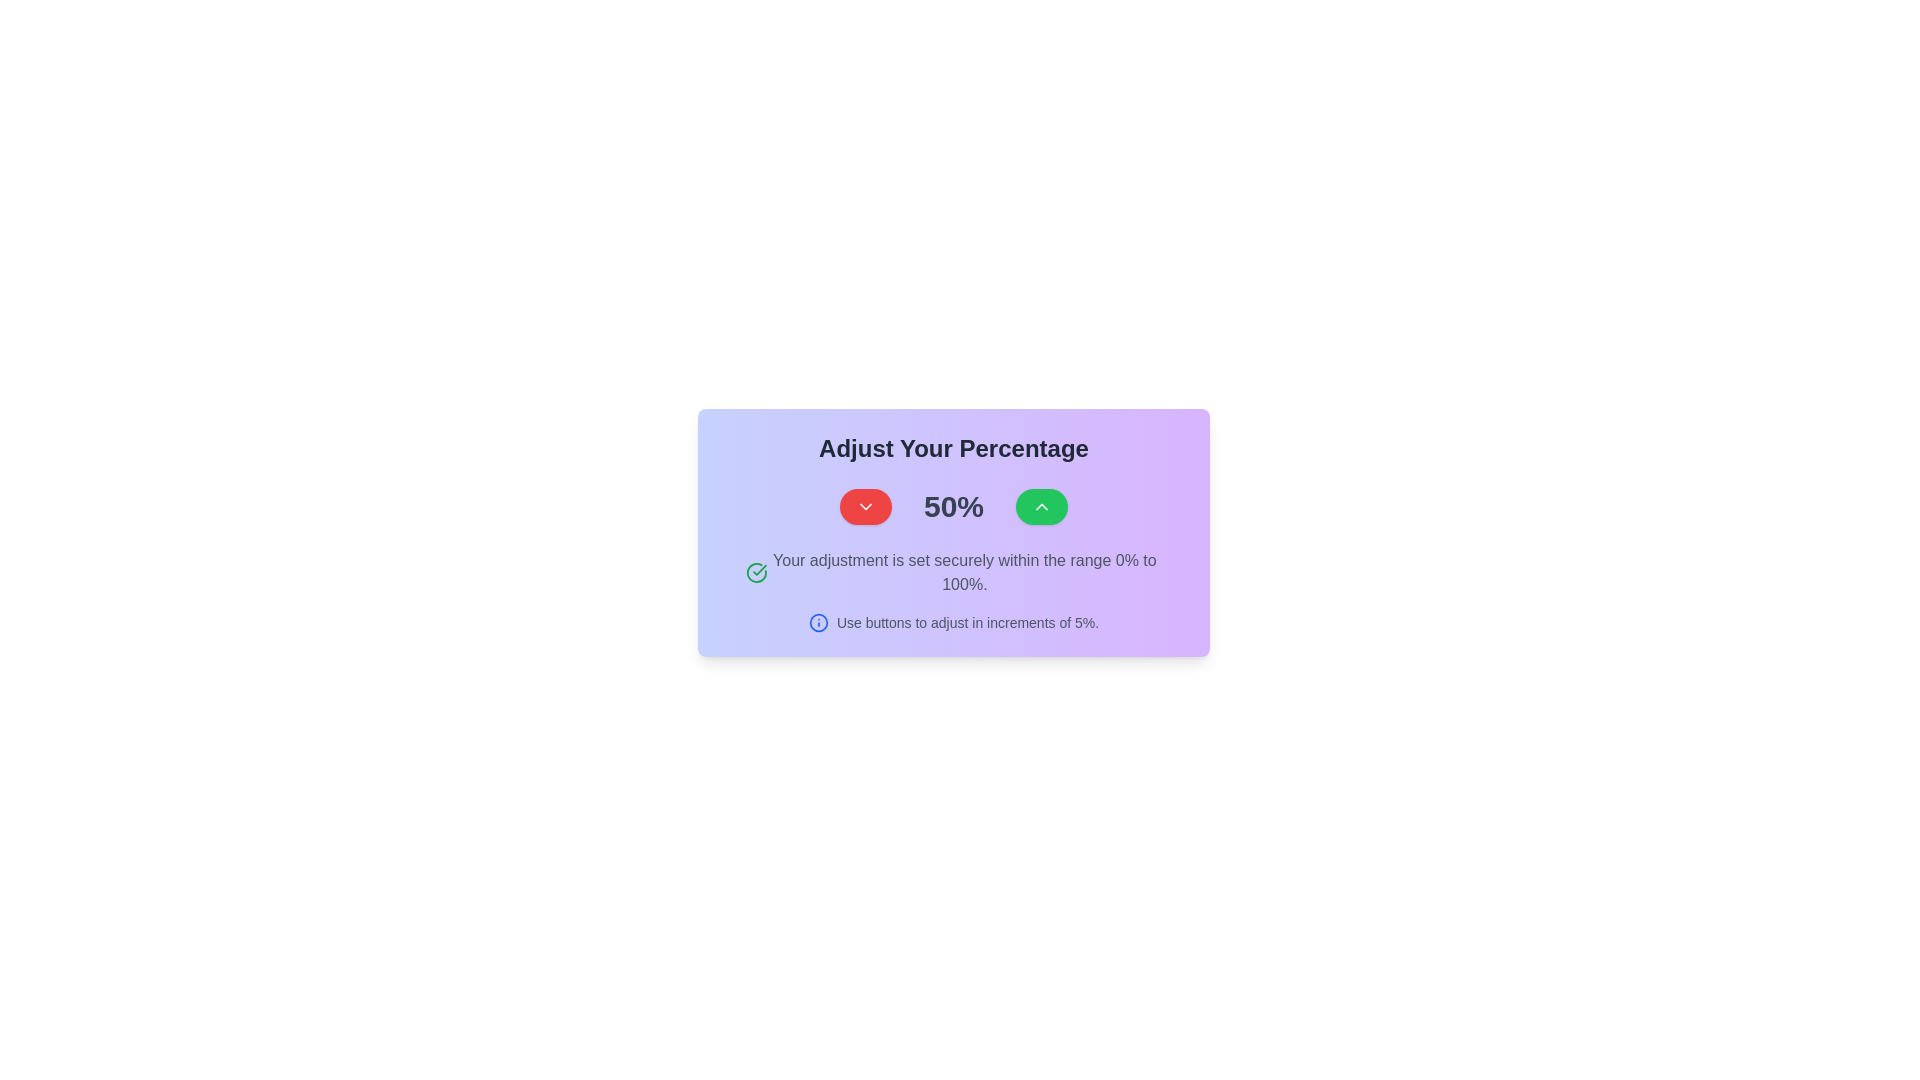  What do you see at coordinates (1040, 505) in the screenshot?
I see `the small green rounded button with a white upward-pointing chevron symbol, located below 'Adjust Your Percentage' and to the right of '50%', to increment the value` at bounding box center [1040, 505].